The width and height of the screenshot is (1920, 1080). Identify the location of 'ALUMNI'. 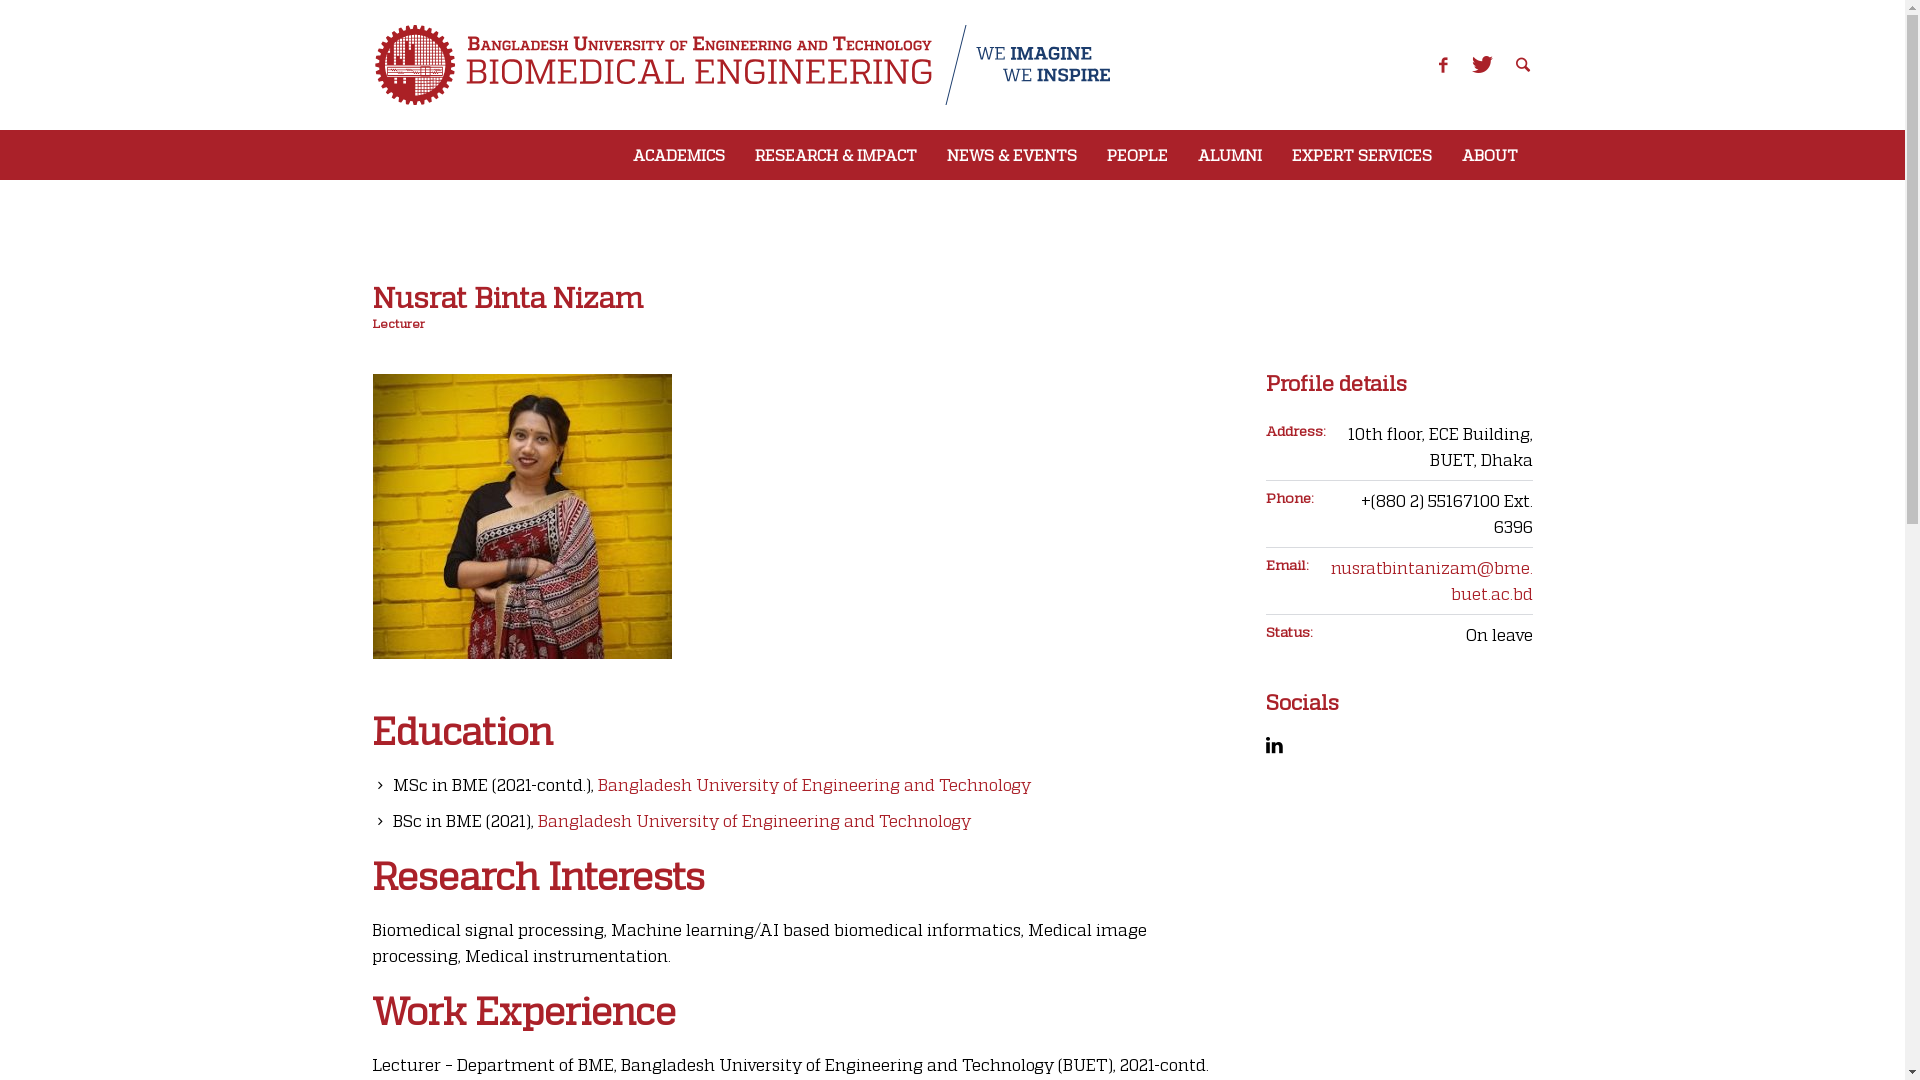
(1227, 153).